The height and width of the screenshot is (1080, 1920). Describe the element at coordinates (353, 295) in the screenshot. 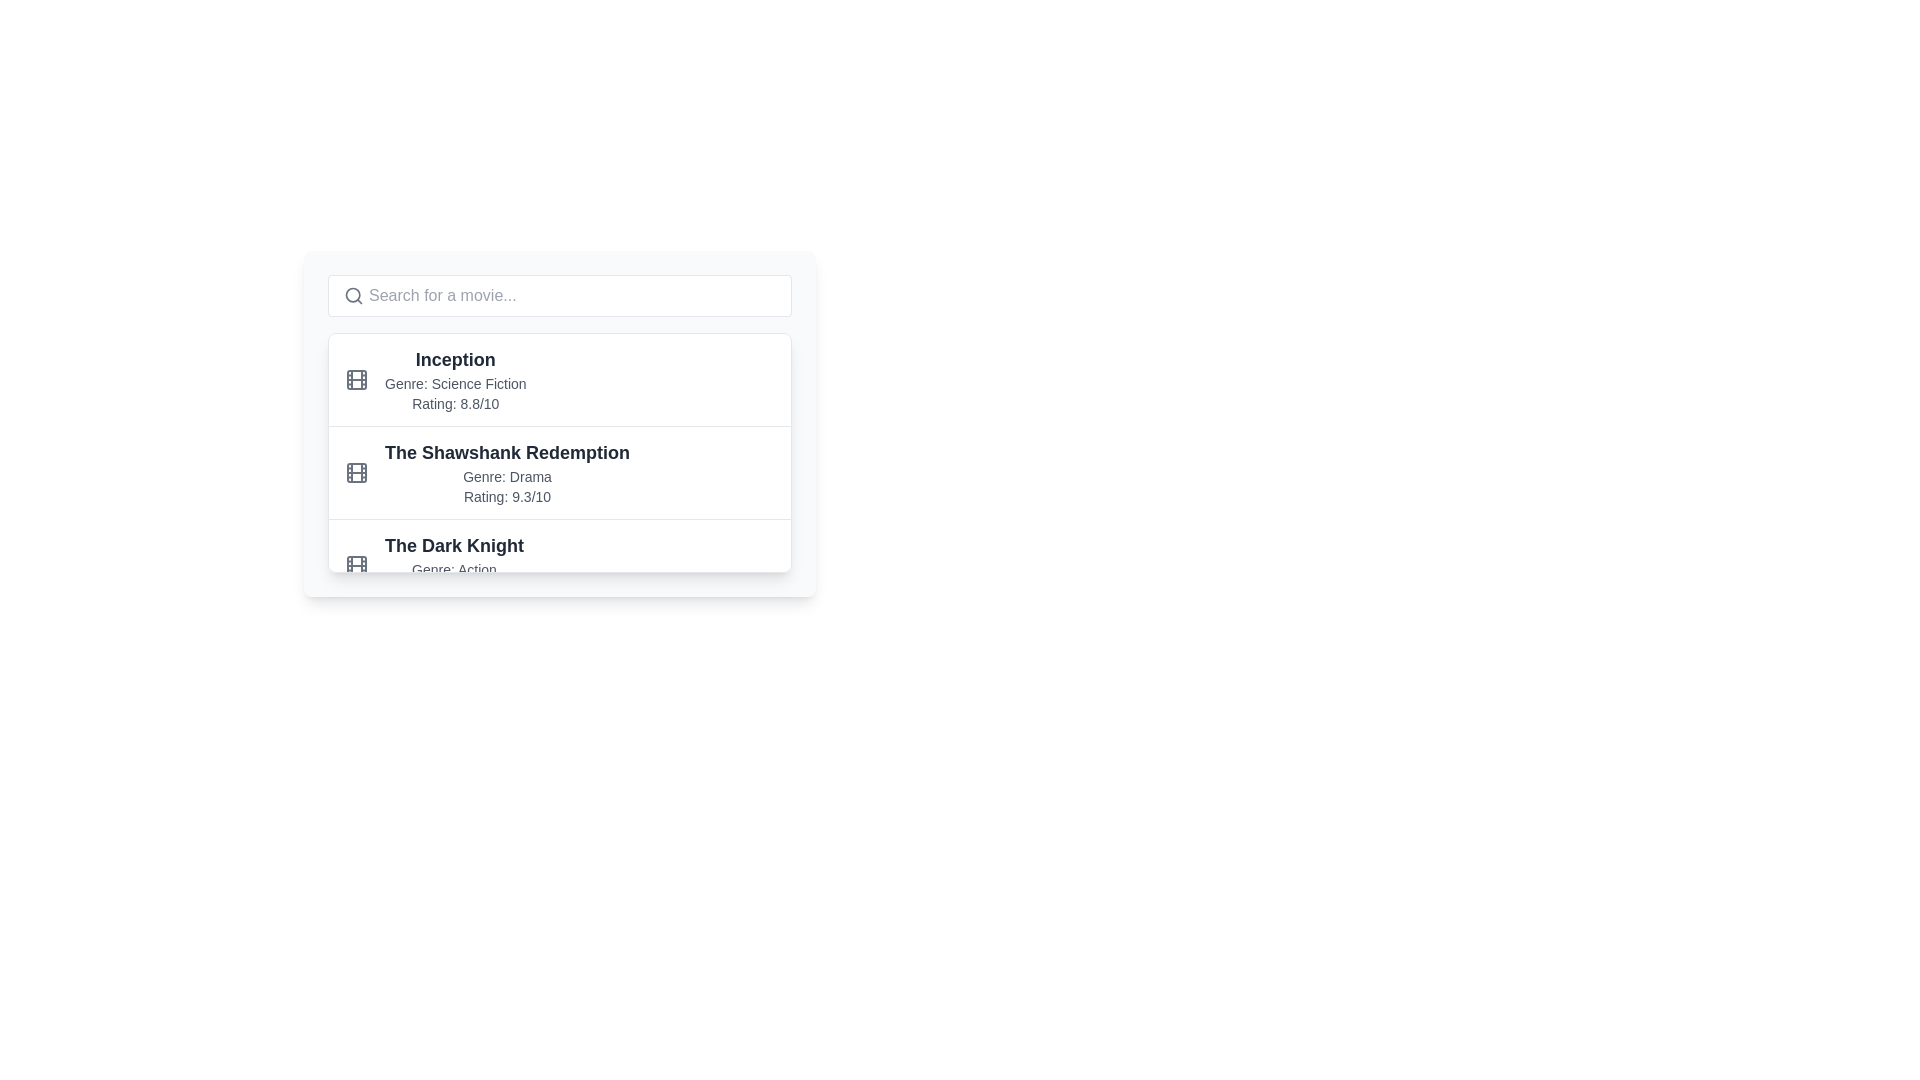

I see `the circular outline graphic element that represents the search magnifying glass, located to the left of the input field` at that location.